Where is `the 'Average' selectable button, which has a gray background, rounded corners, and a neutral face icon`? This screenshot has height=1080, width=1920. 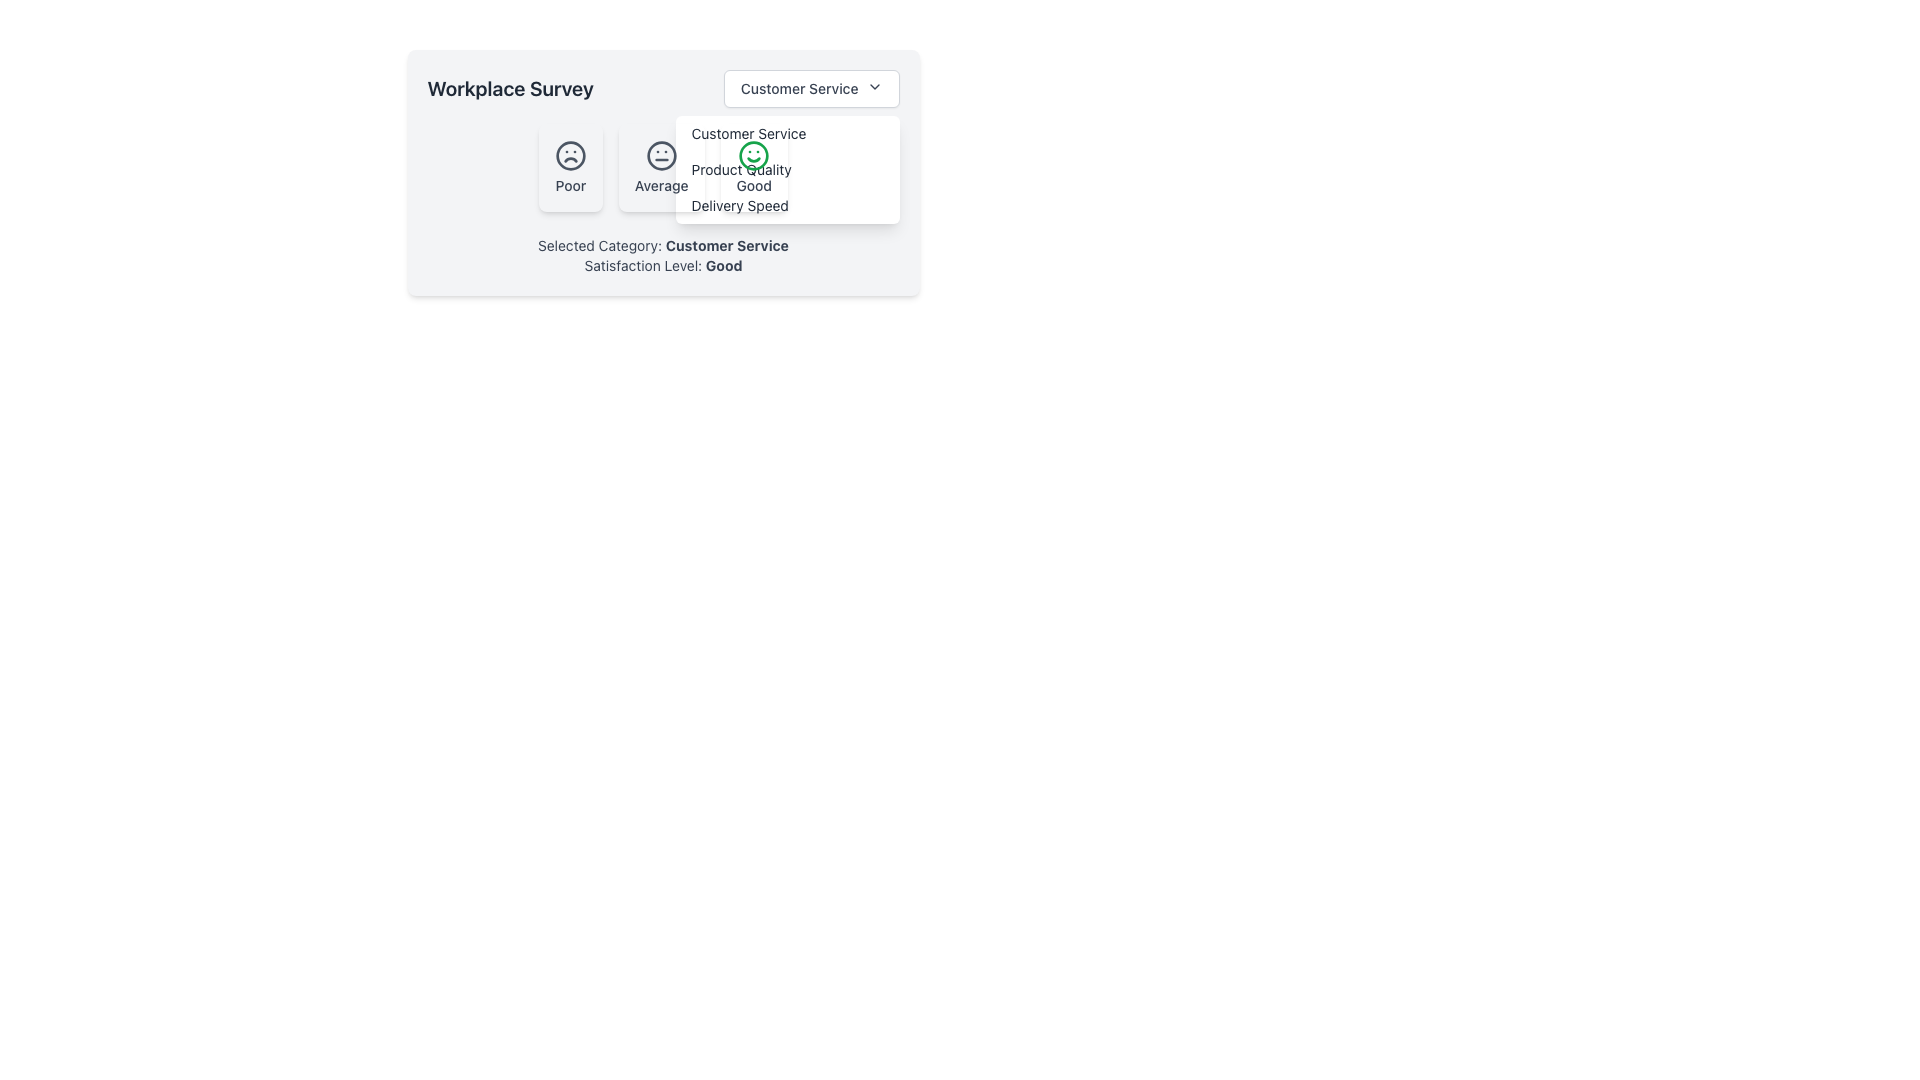 the 'Average' selectable button, which has a gray background, rounded corners, and a neutral face icon is located at coordinates (663, 172).